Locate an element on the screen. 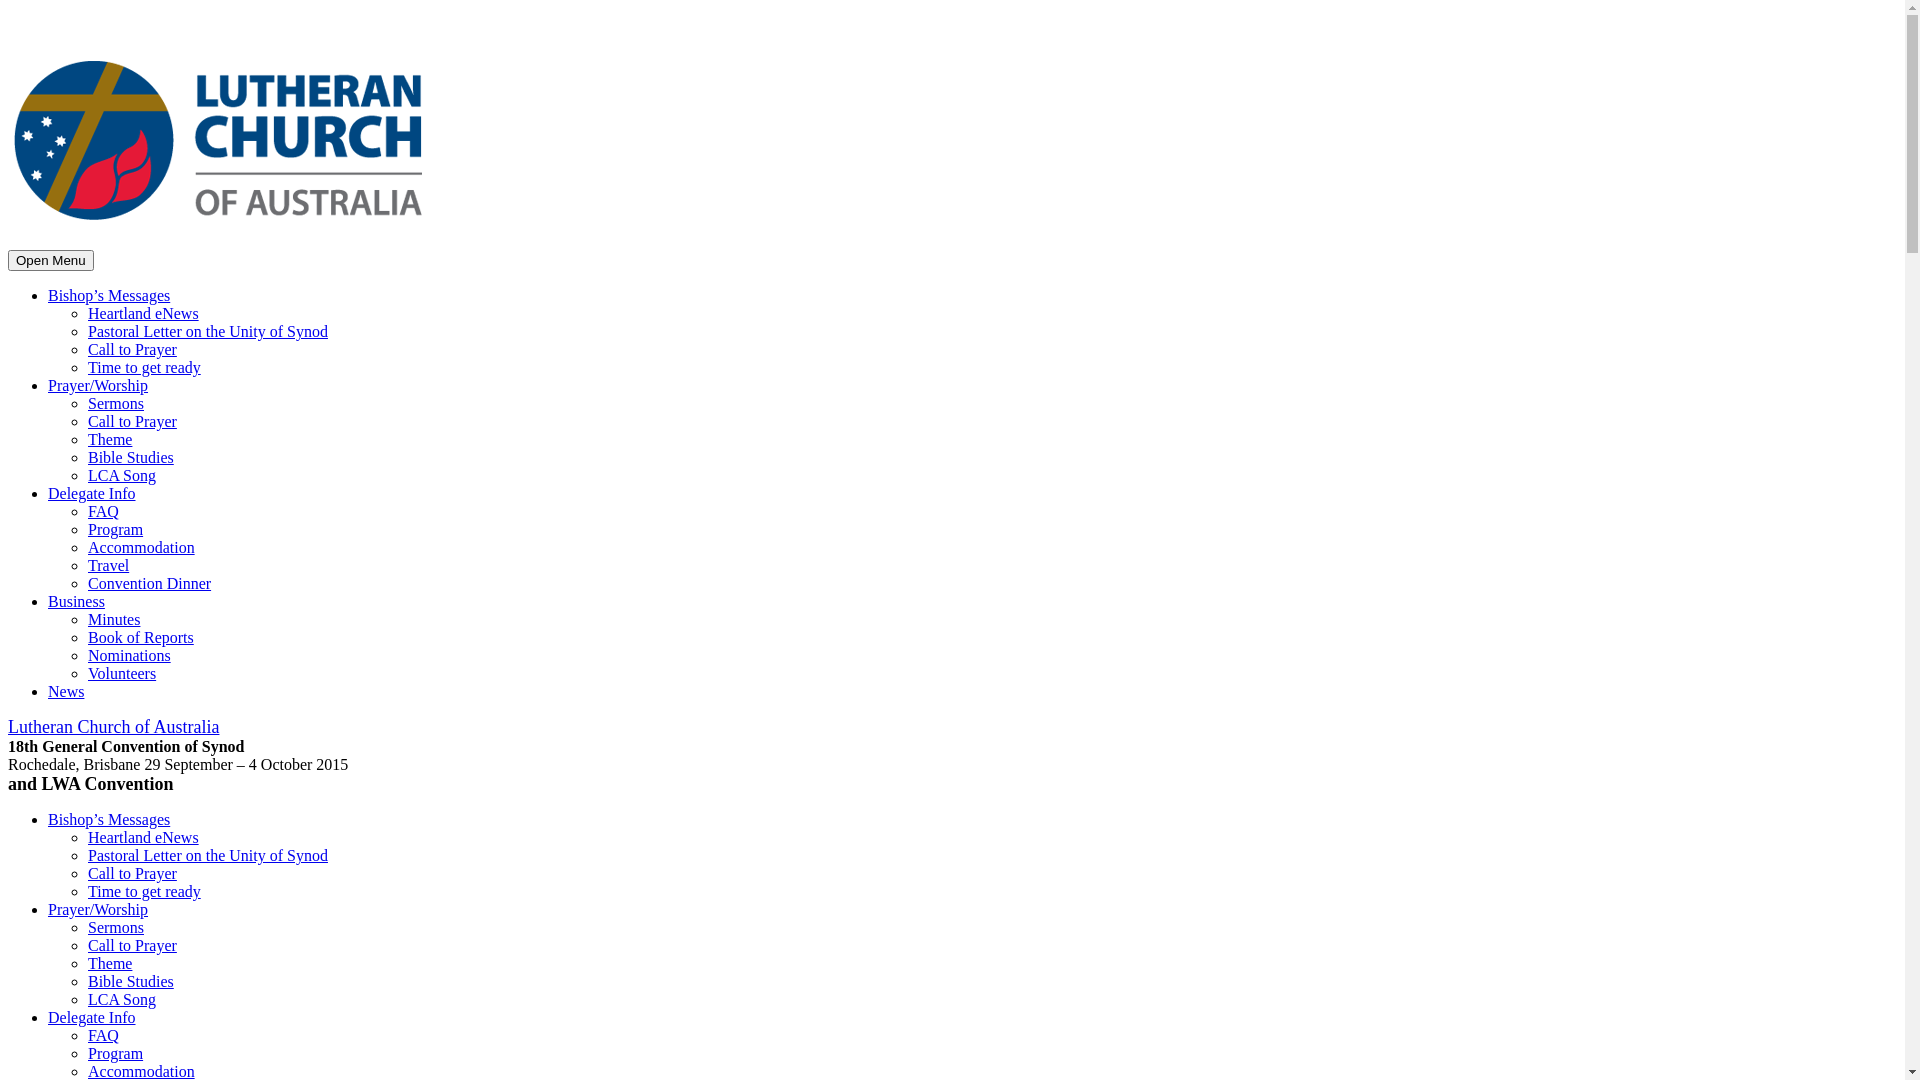  'Program' is located at coordinates (114, 528).